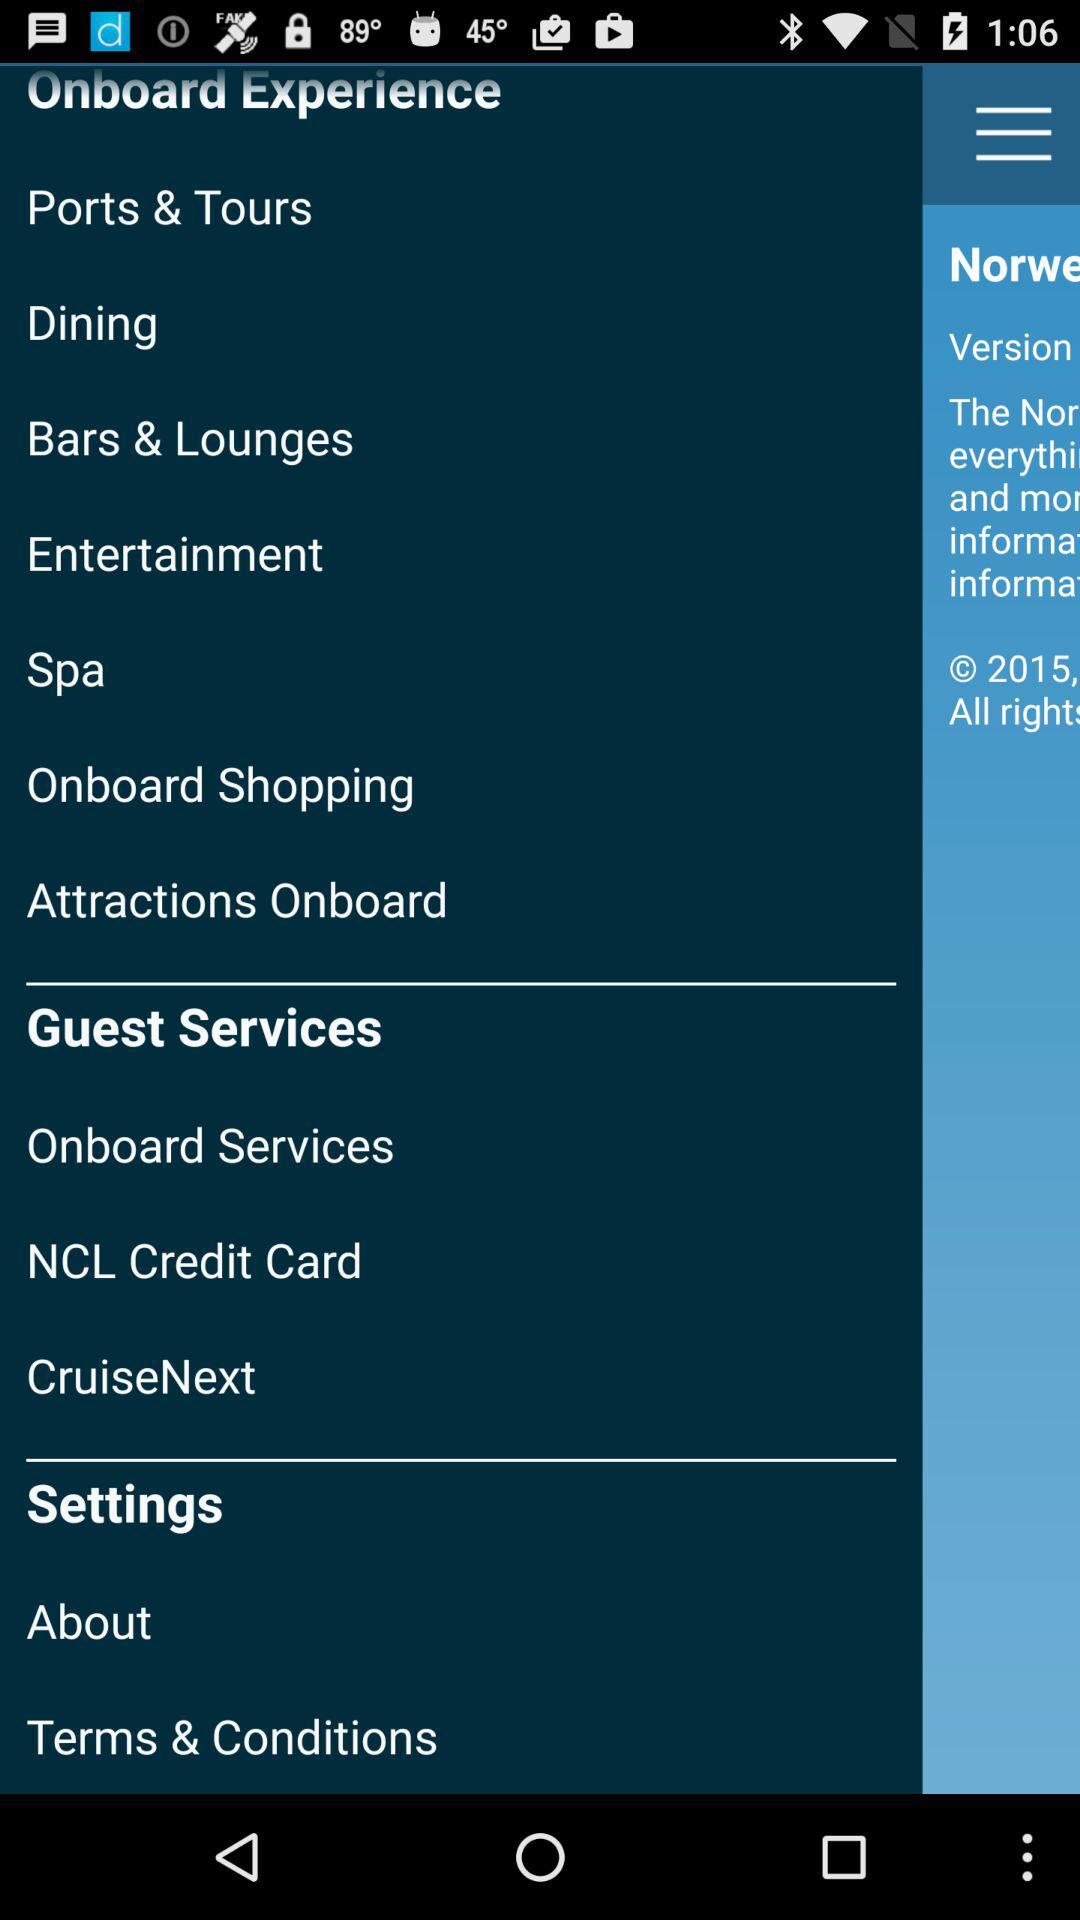 The image size is (1080, 1920). Describe the element at coordinates (1014, 132) in the screenshot. I see `the icon next to onboard experience` at that location.